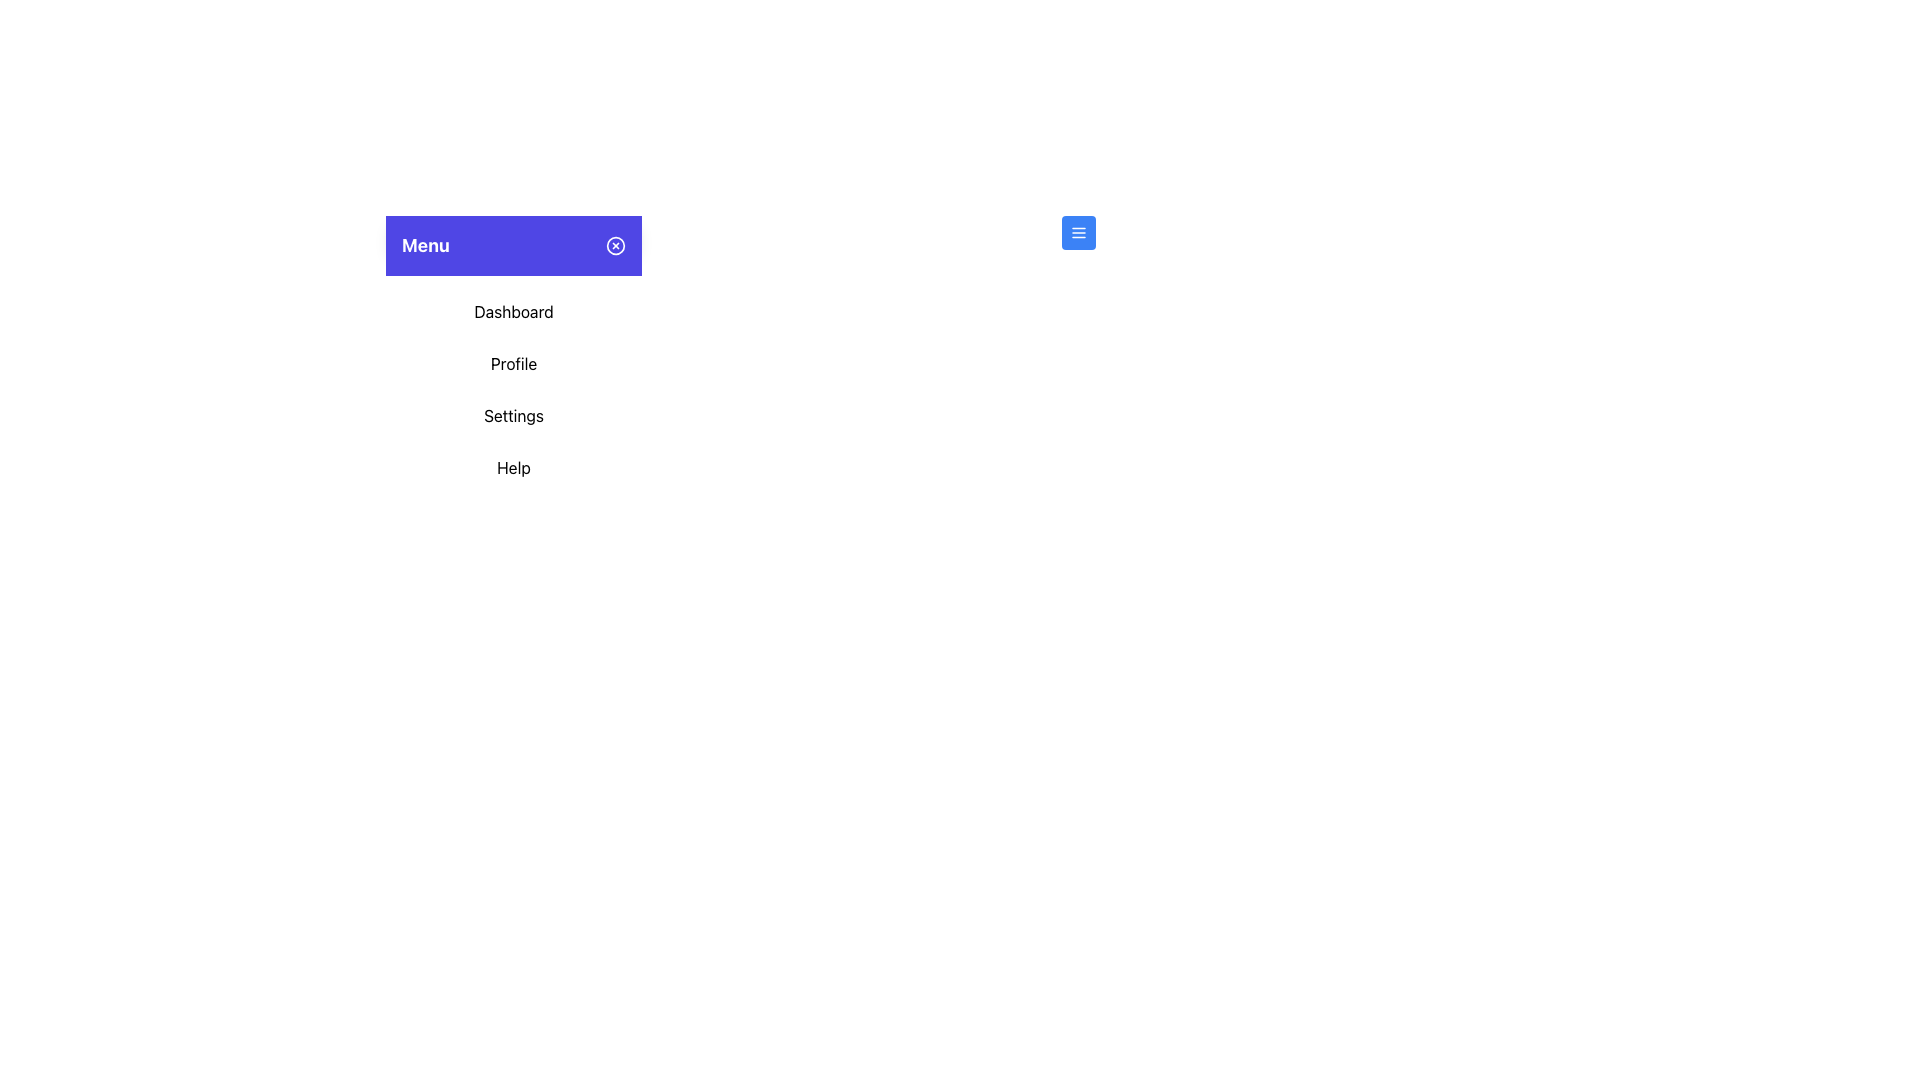 Image resolution: width=1920 pixels, height=1080 pixels. What do you see at coordinates (513, 312) in the screenshot?
I see `the 'Dashboard' button, which is a rectangular button with black text on a white background located below the 'Menu' header in the top-left quadrant of the interface` at bounding box center [513, 312].